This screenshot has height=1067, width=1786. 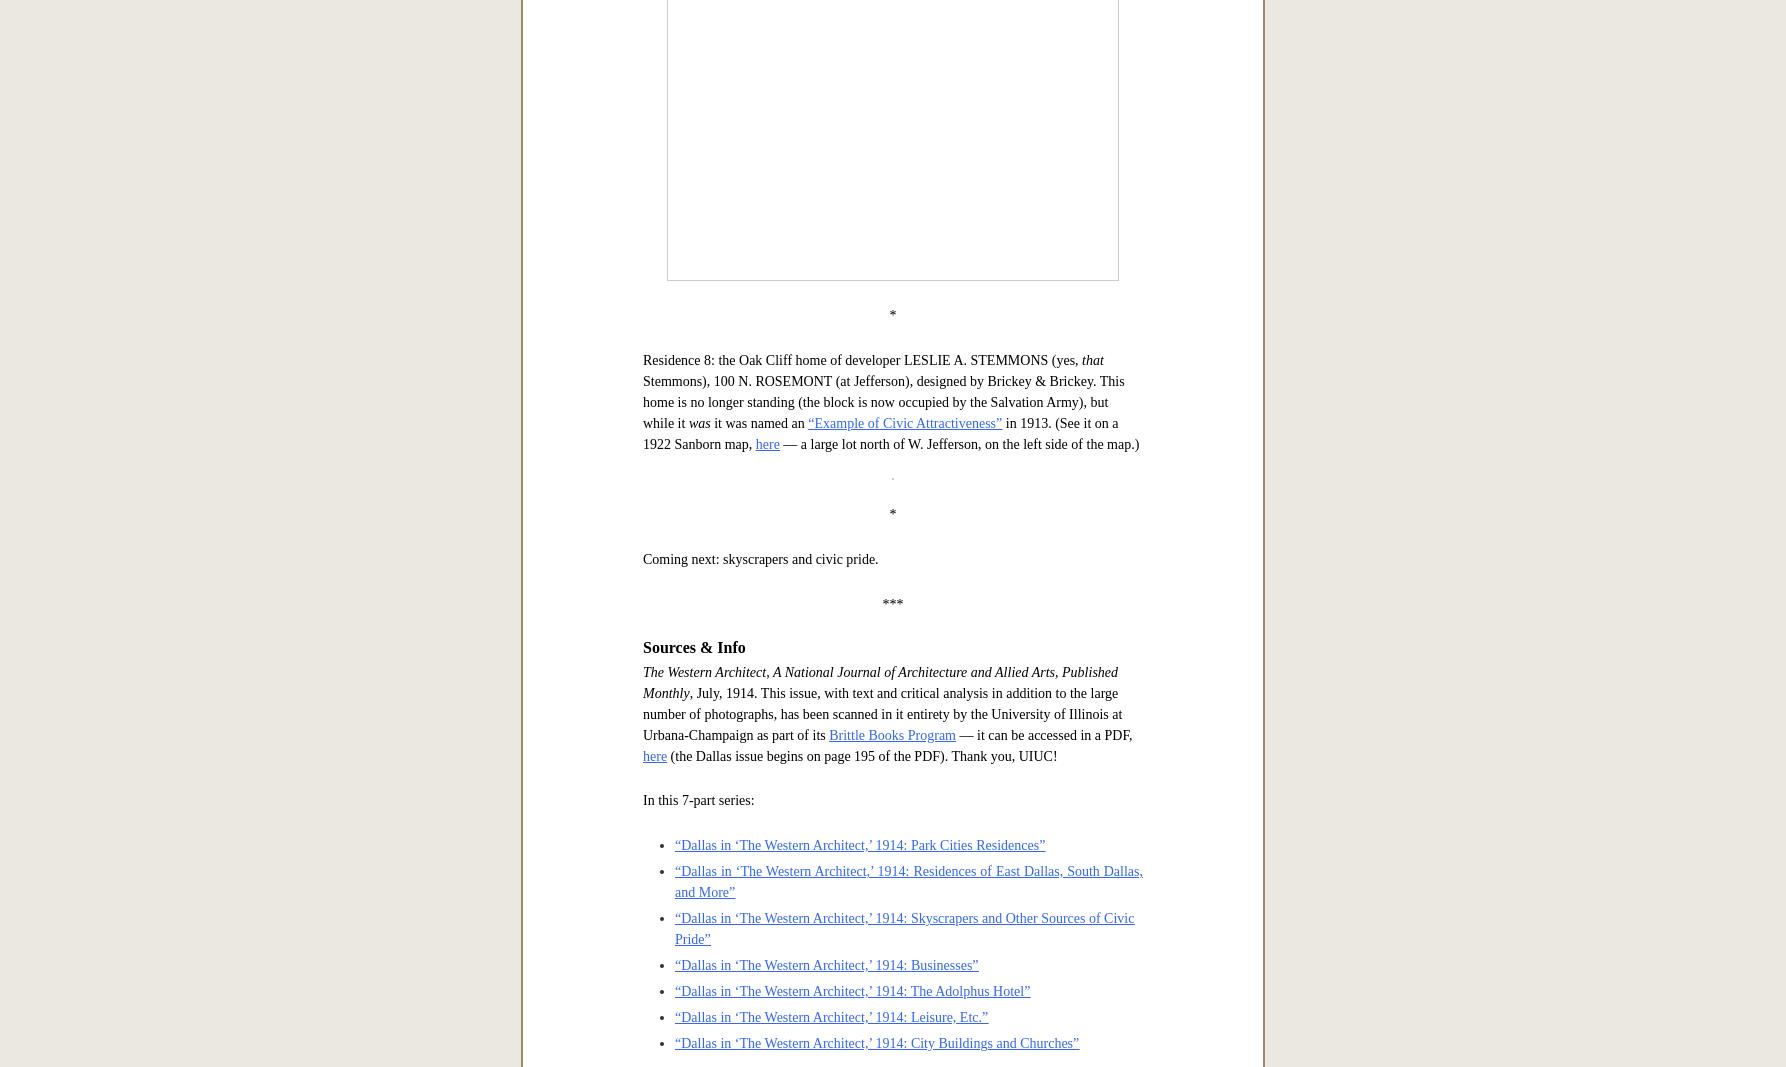 What do you see at coordinates (890, 220) in the screenshot?
I see `'Residence 7: the ELMWOOD APARTMENTS, built by A. R. PHILLIPS, 2707 ROUTH STREET (at Mahon), designed by Hubbell & Greene. No longer an apartment house, the building is still standing in the Uptown area and looks great (see it from a 2011 Google Street View'` at bounding box center [890, 220].